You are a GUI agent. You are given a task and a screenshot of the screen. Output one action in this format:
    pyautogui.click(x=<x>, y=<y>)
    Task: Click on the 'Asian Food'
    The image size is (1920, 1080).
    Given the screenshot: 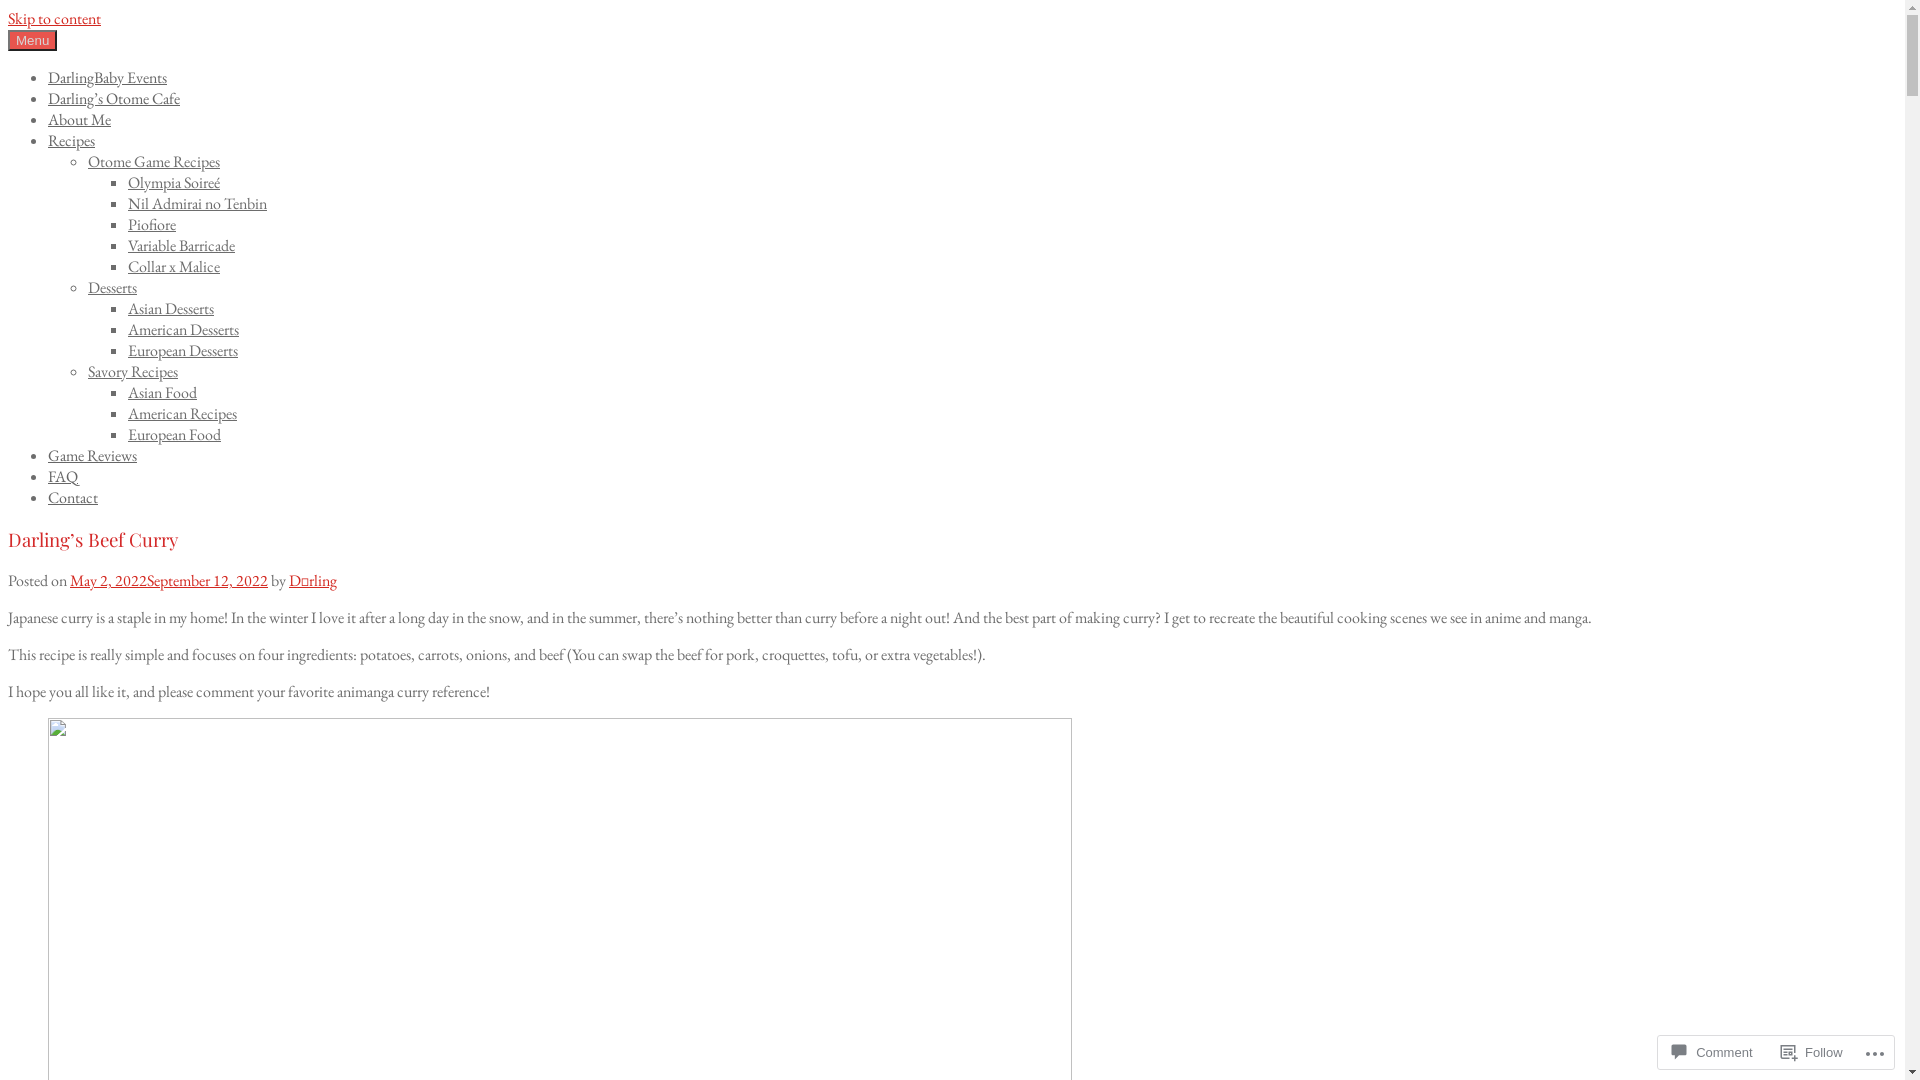 What is the action you would take?
    pyautogui.click(x=127, y=392)
    